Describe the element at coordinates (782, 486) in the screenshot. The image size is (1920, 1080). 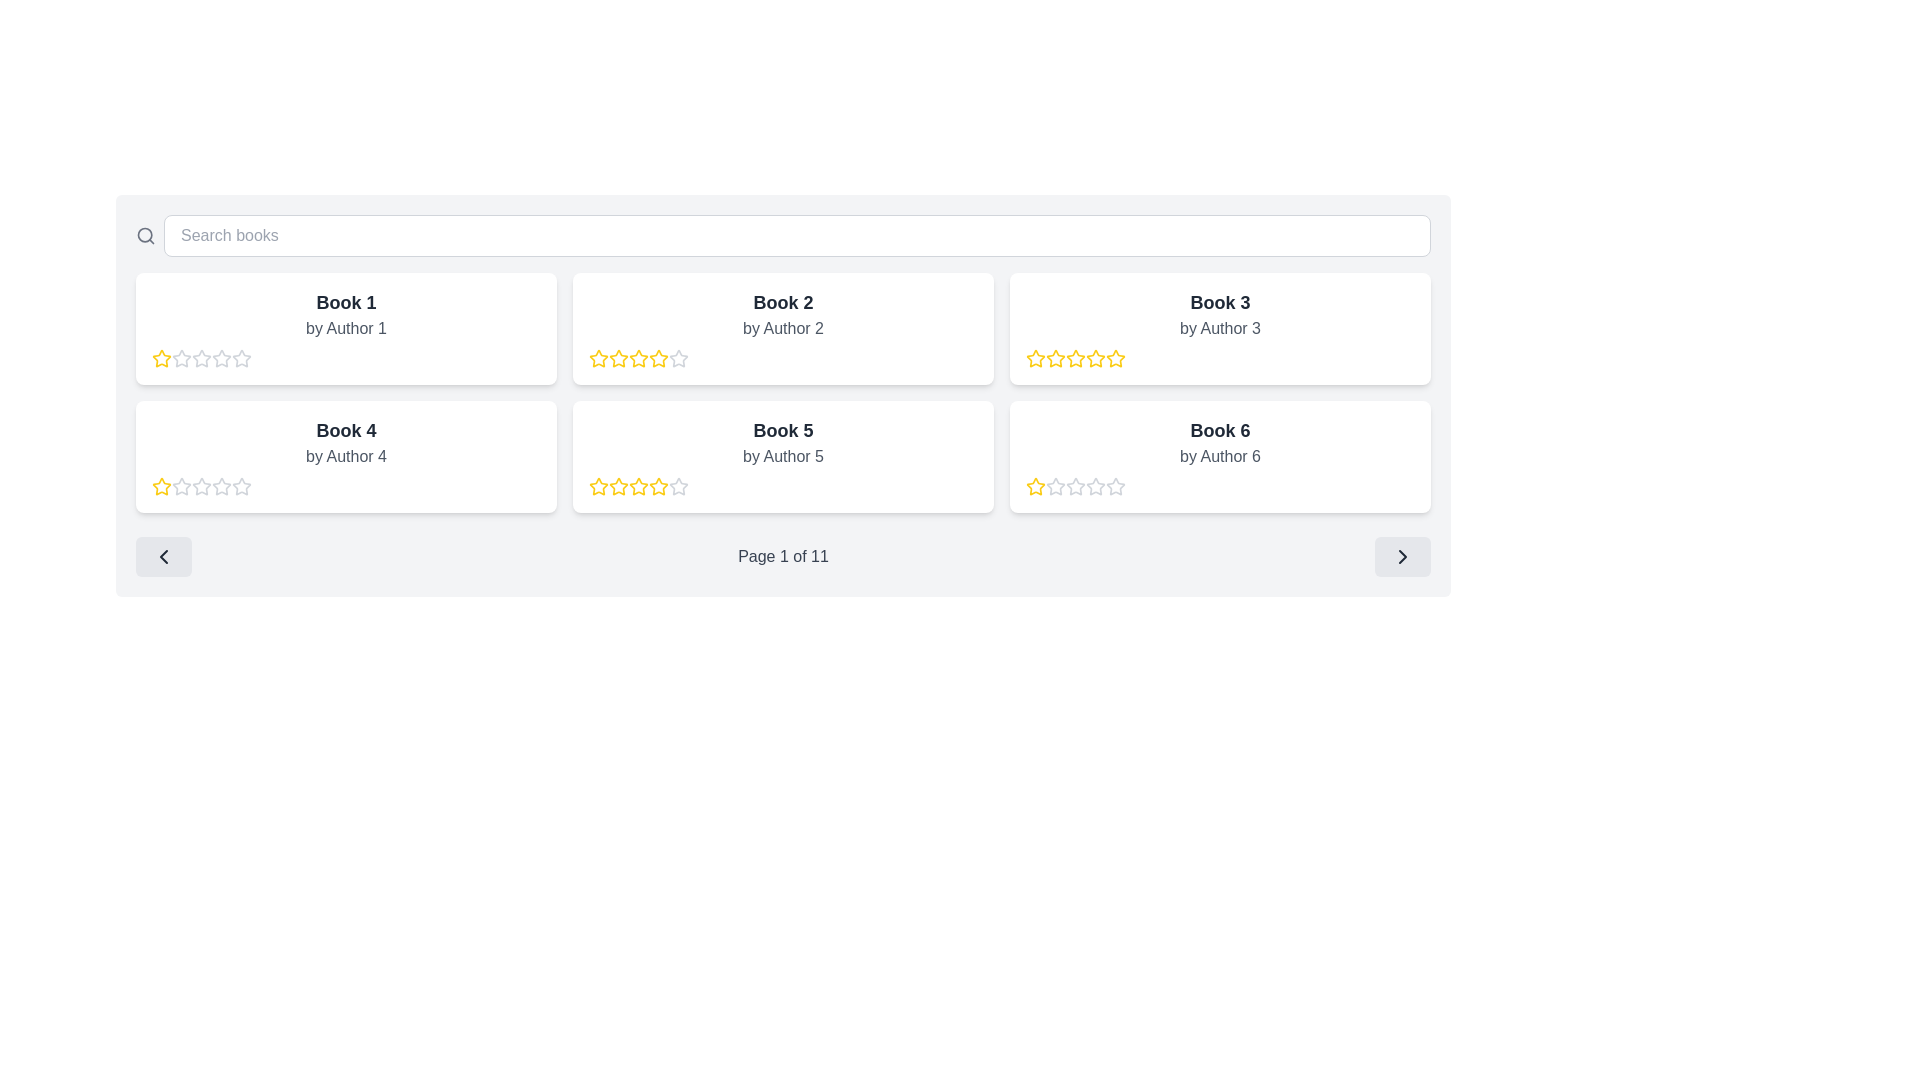
I see `one of the golden yellow stars in the Rating component of the 'Book 5 by Author 5' card to set a rating` at that location.